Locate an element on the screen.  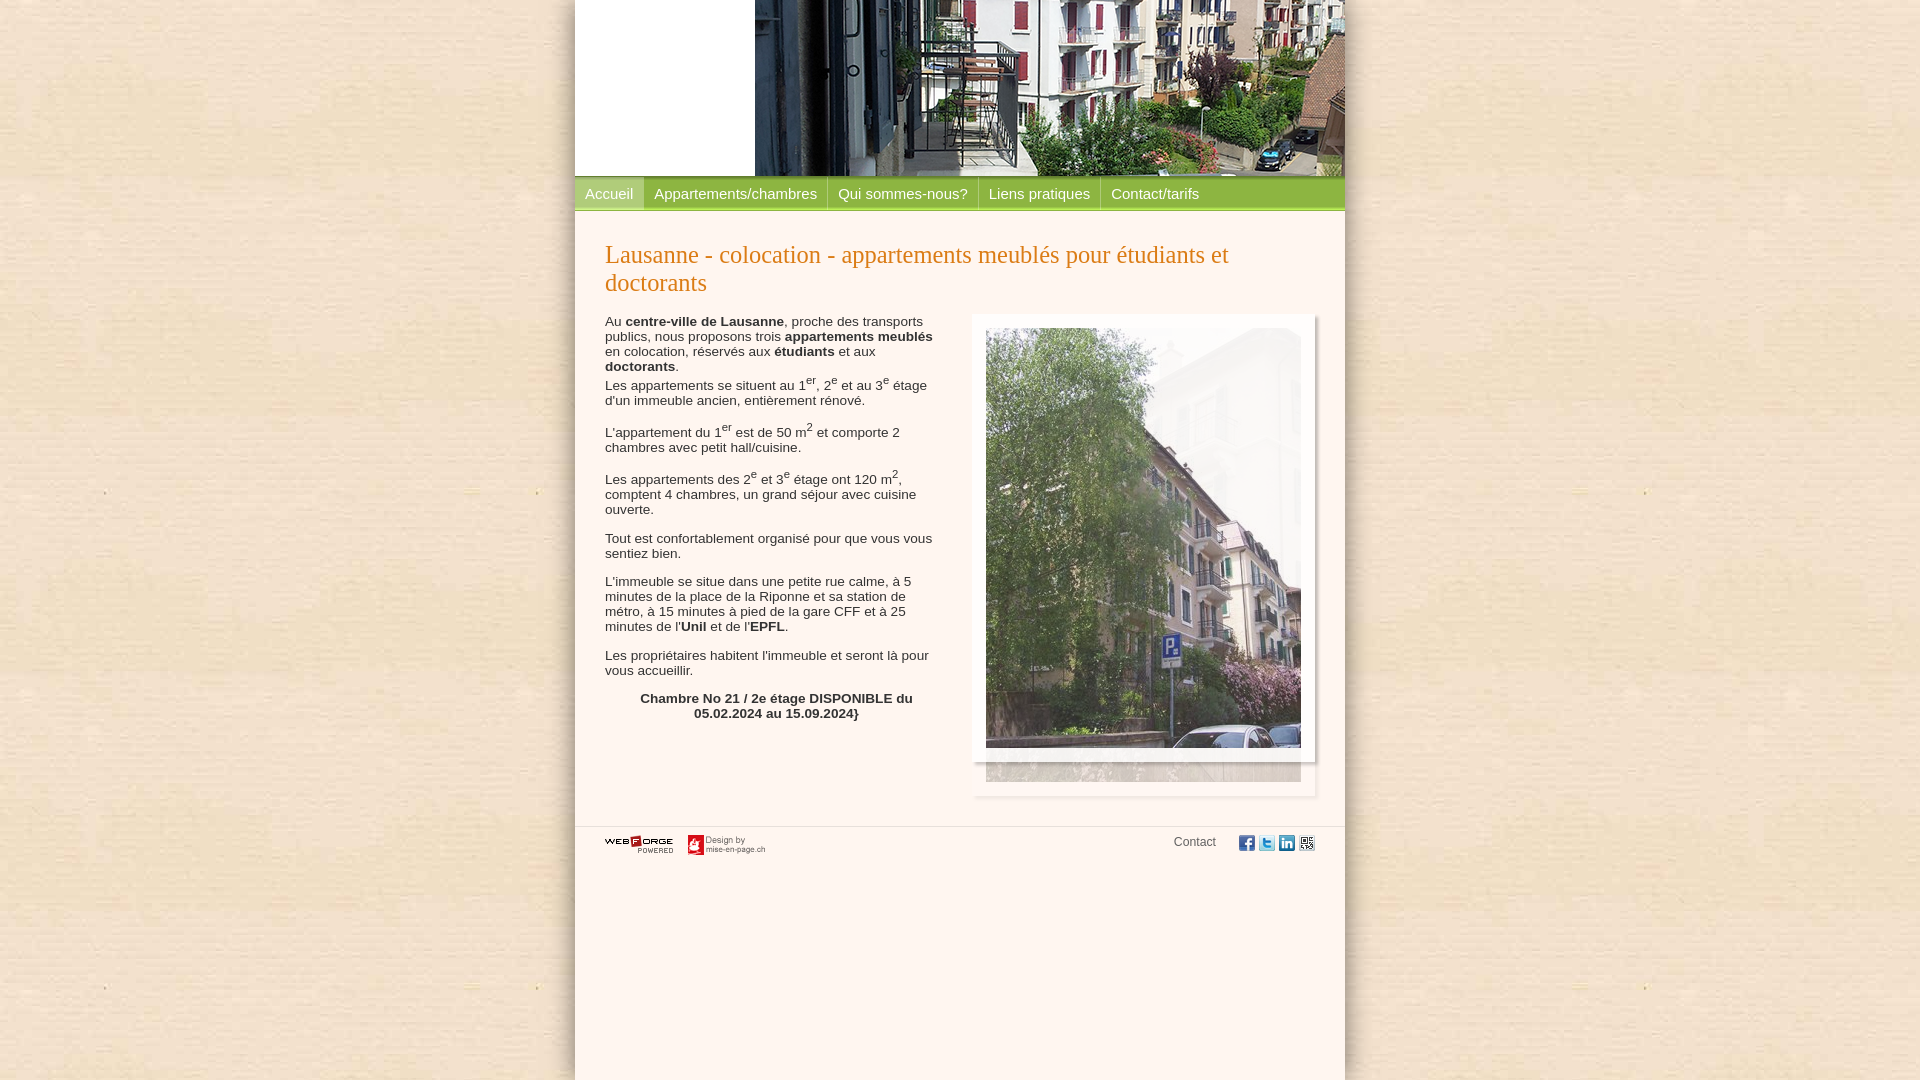
'Qui sommes-nous?' is located at coordinates (826, 193).